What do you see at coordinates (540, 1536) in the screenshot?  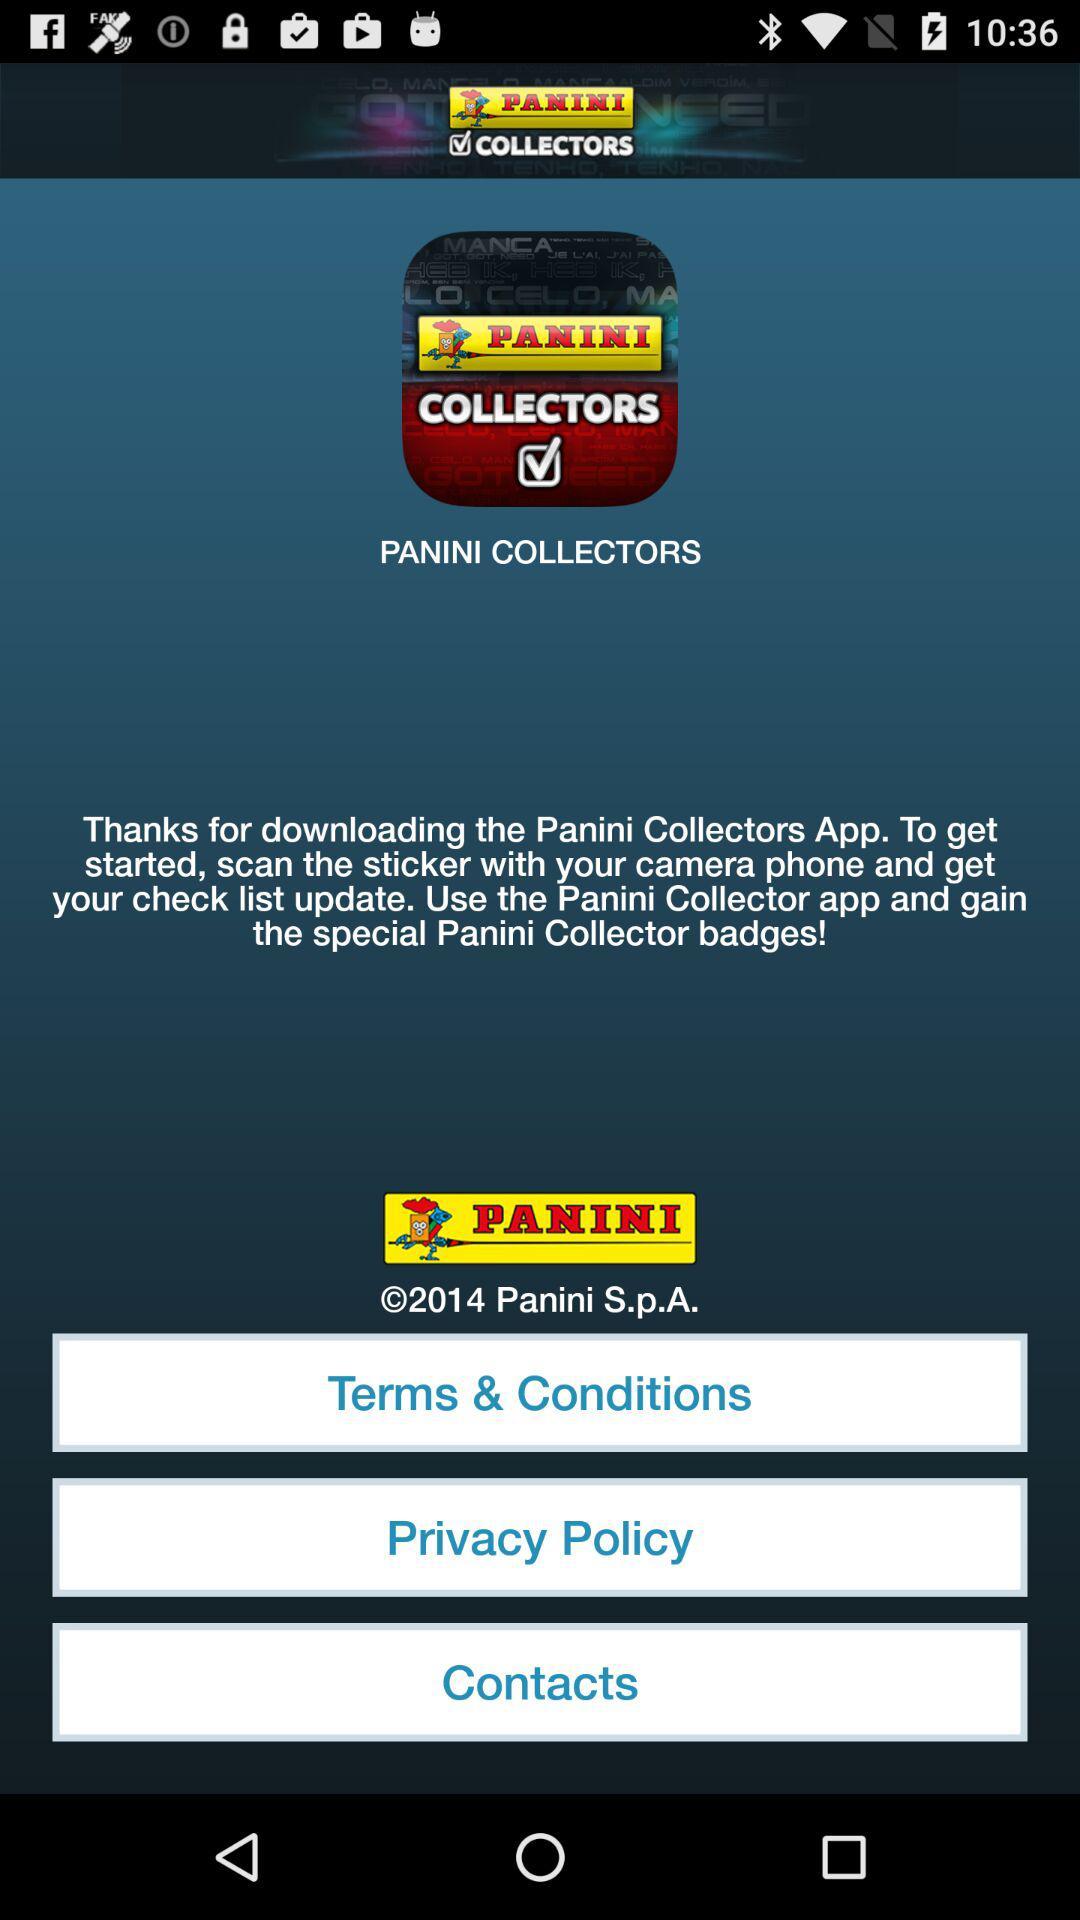 I see `the item below the terms & conditions icon` at bounding box center [540, 1536].